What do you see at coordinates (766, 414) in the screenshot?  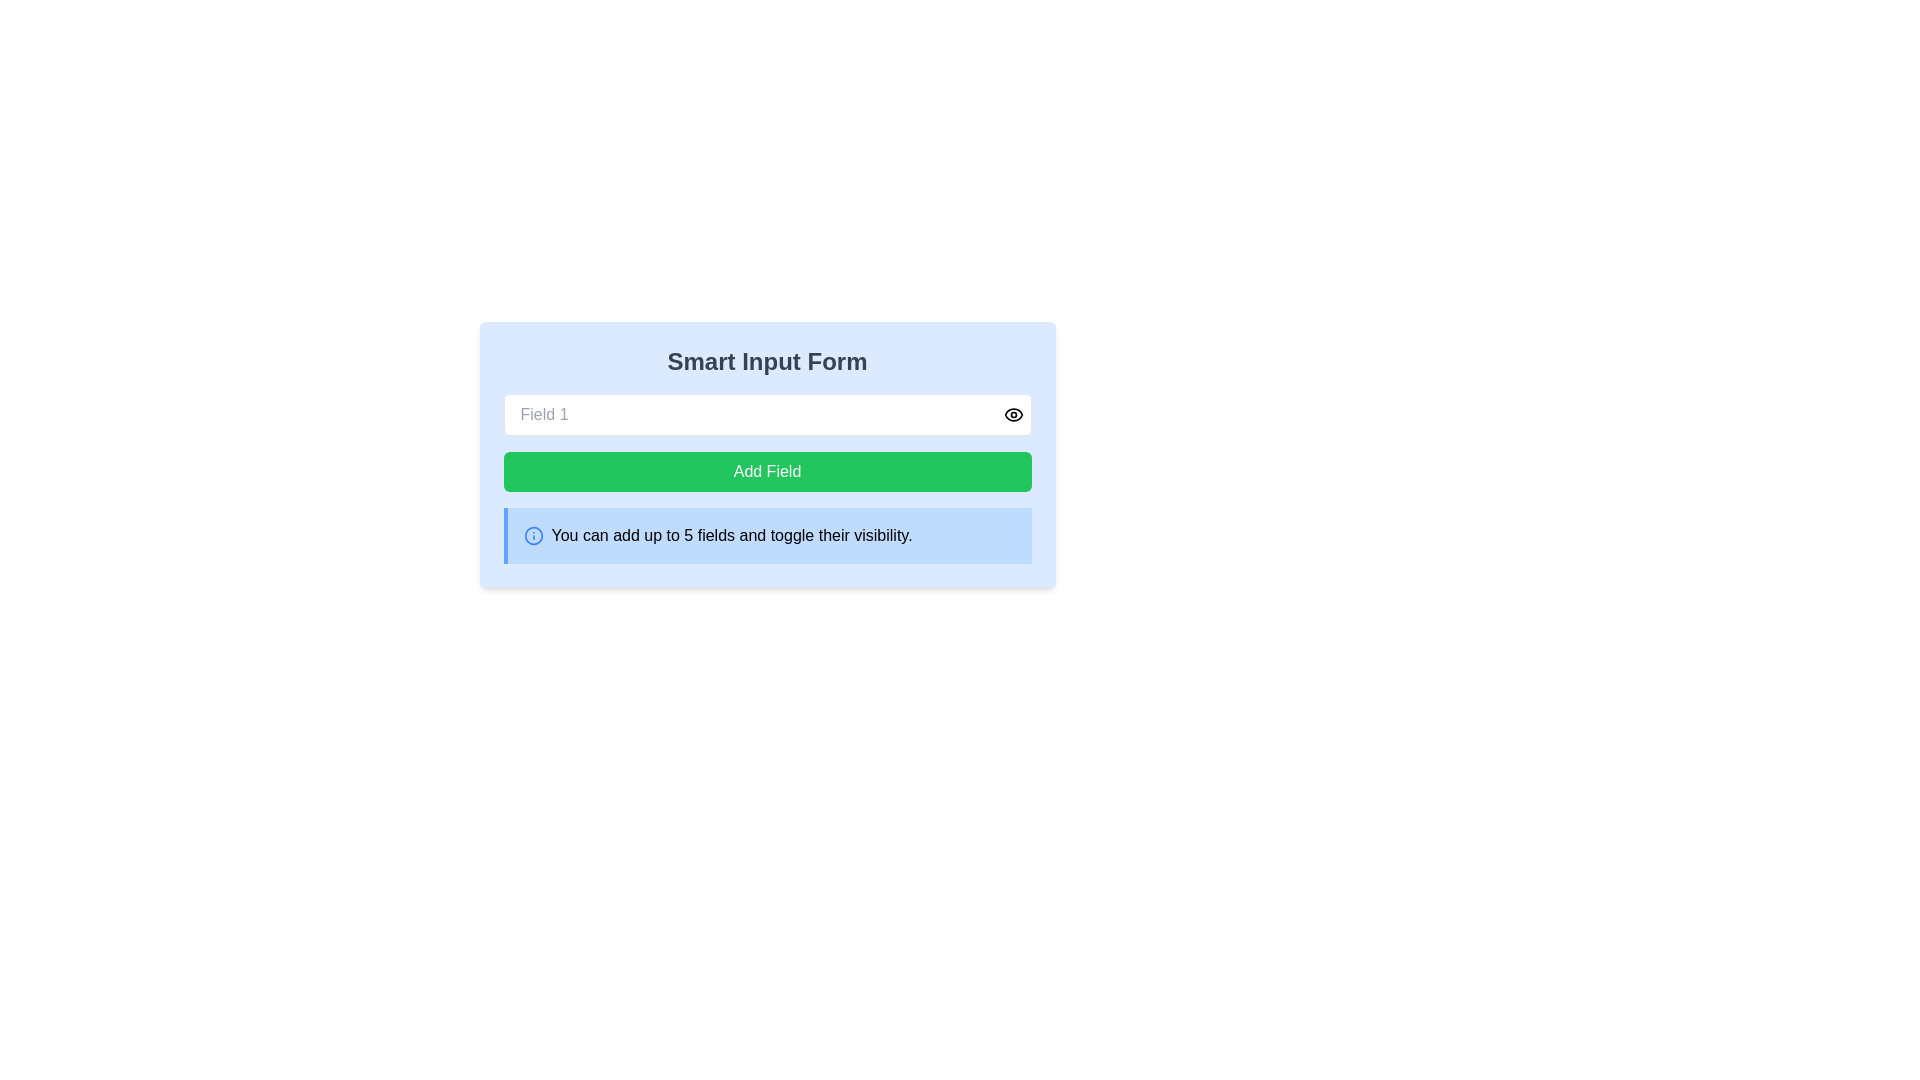 I see `the Password Input Field with Visibility Toggle to focus and type in it` at bounding box center [766, 414].